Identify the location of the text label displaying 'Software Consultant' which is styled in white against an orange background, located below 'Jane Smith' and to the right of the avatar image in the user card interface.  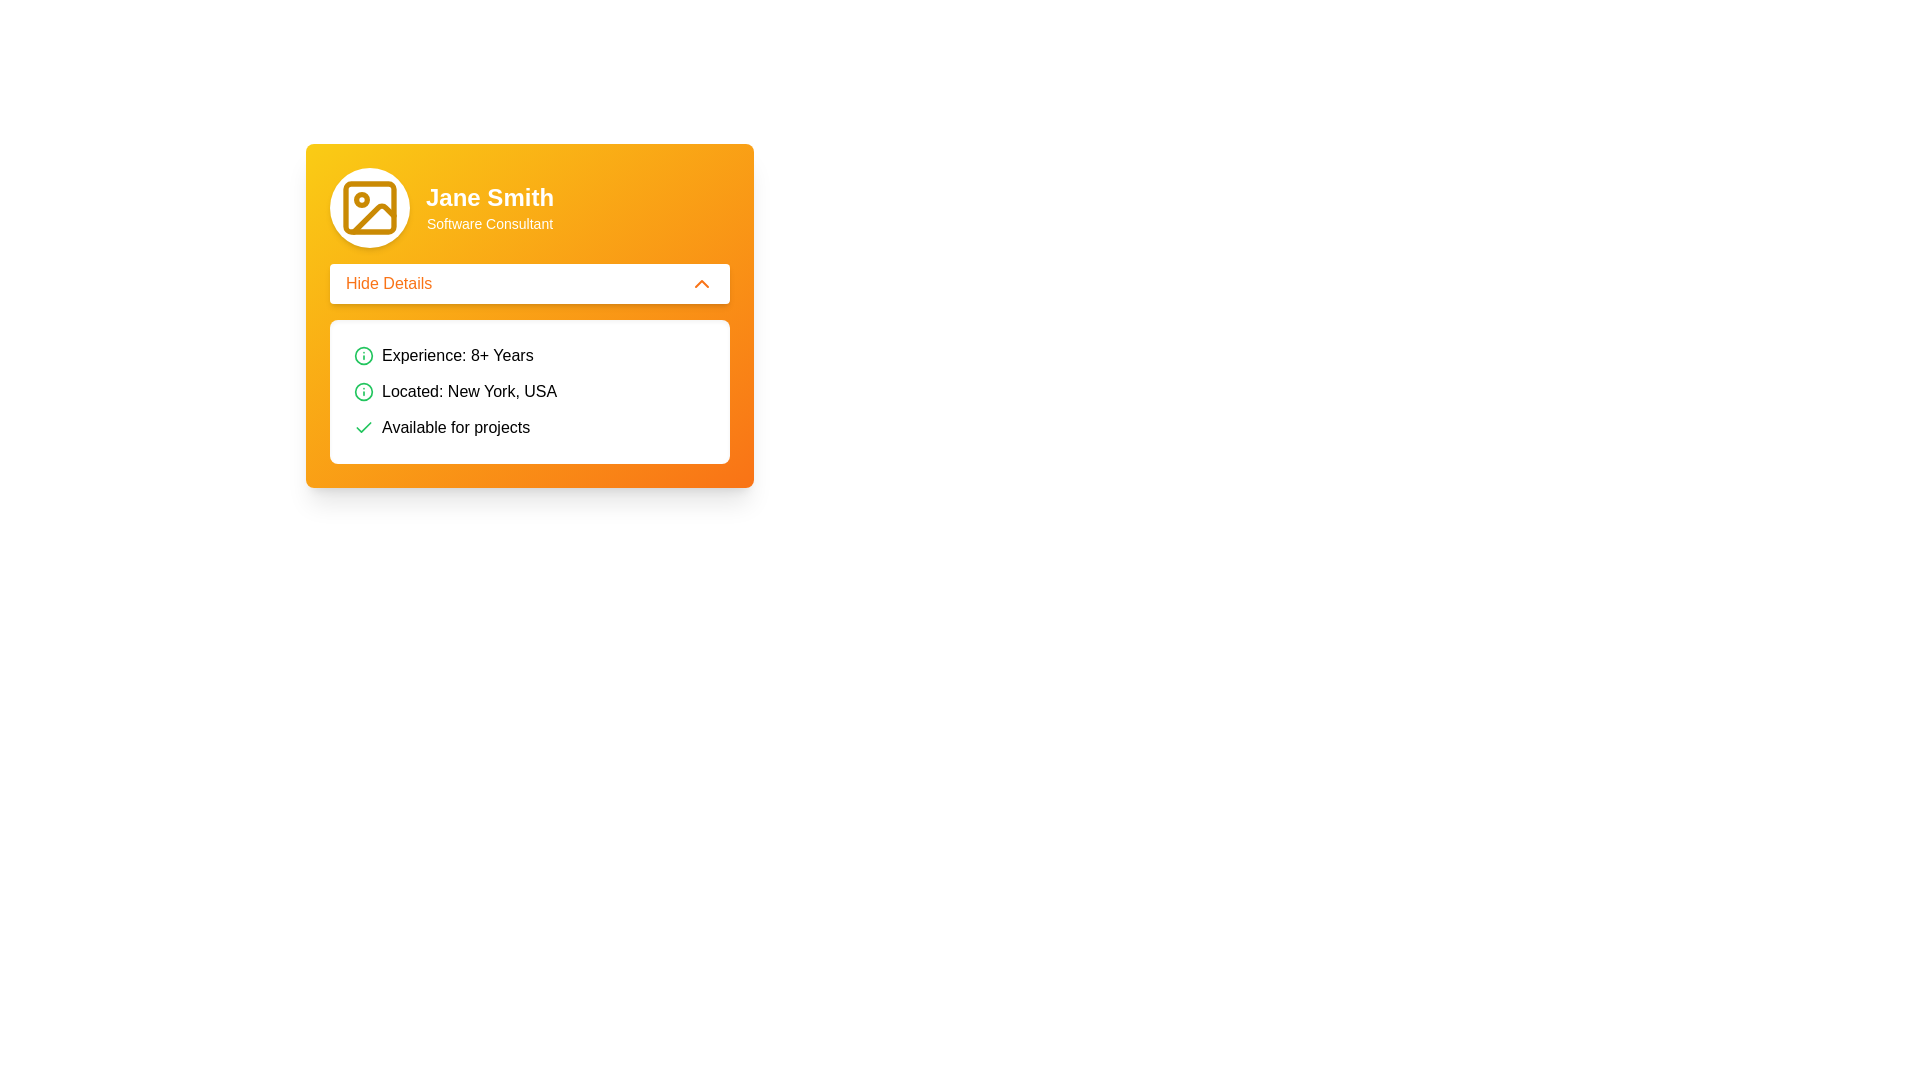
(489, 223).